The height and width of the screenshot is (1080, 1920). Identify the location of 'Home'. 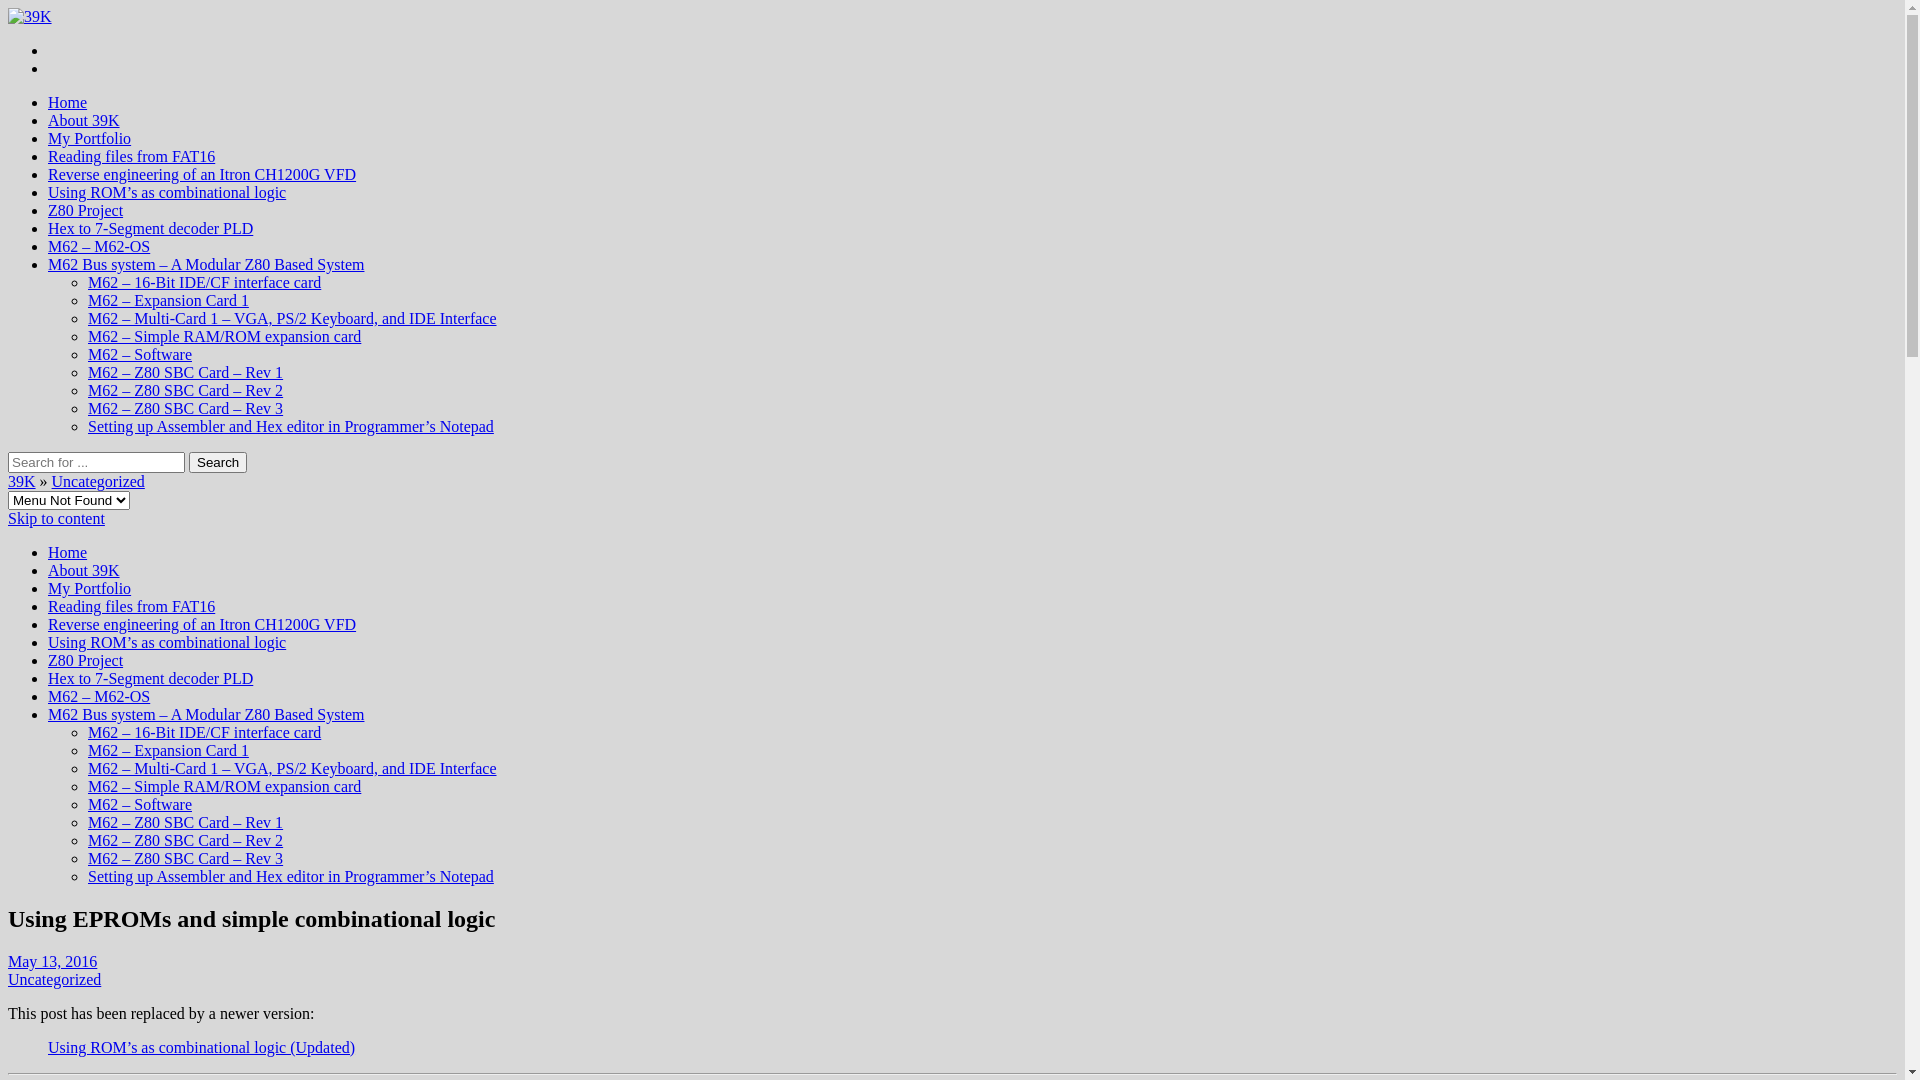
(48, 102).